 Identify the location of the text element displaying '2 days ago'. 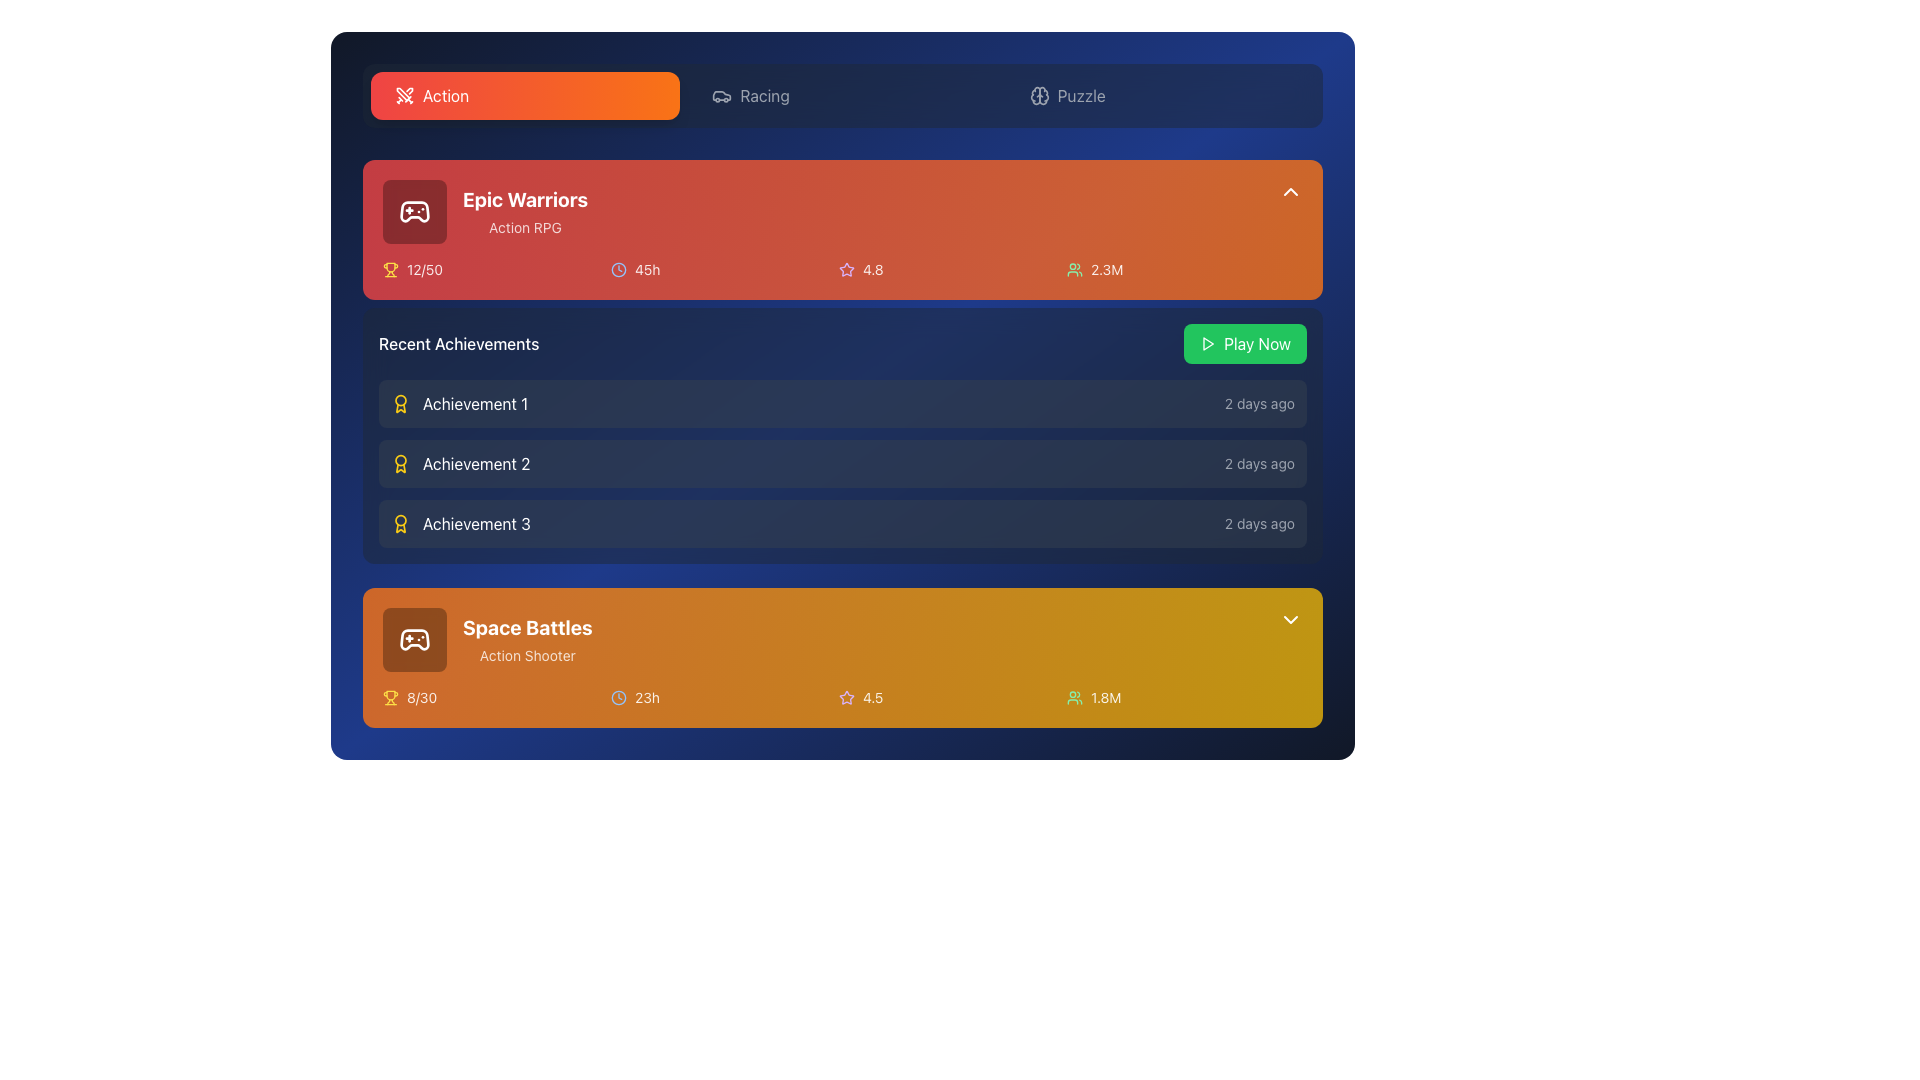
(1258, 404).